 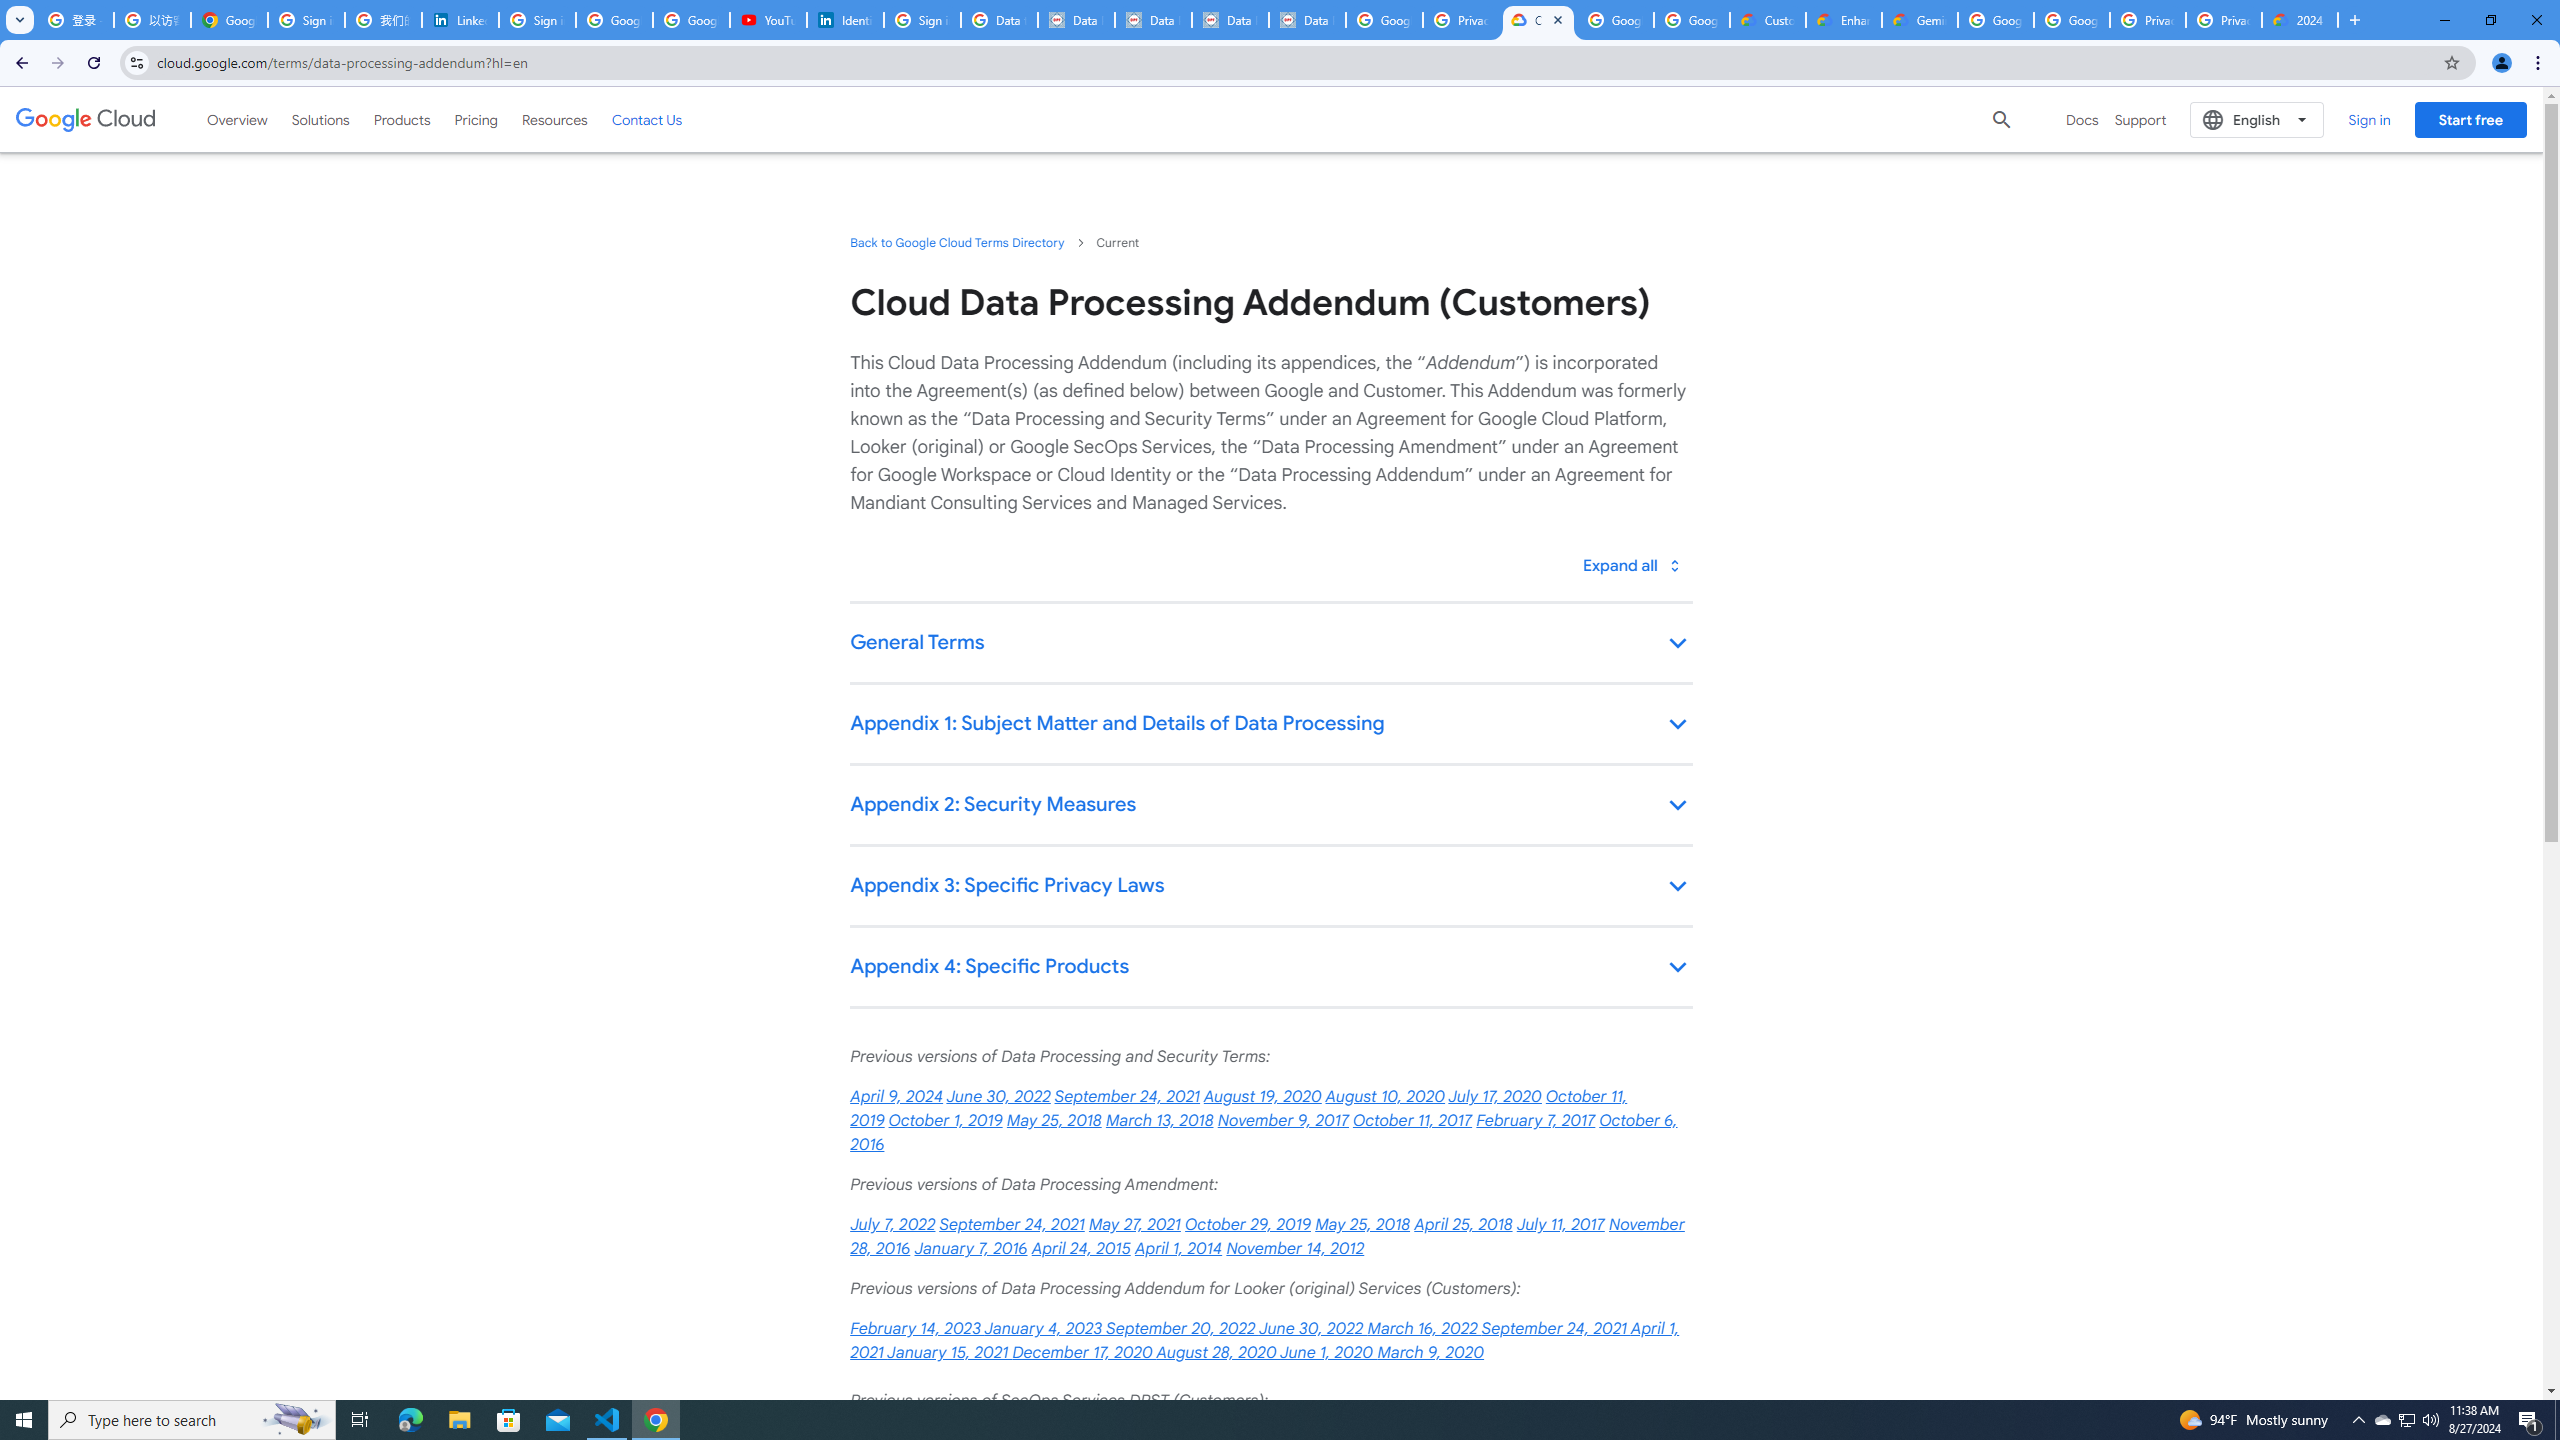 I want to click on 'Products', so click(x=400, y=118).